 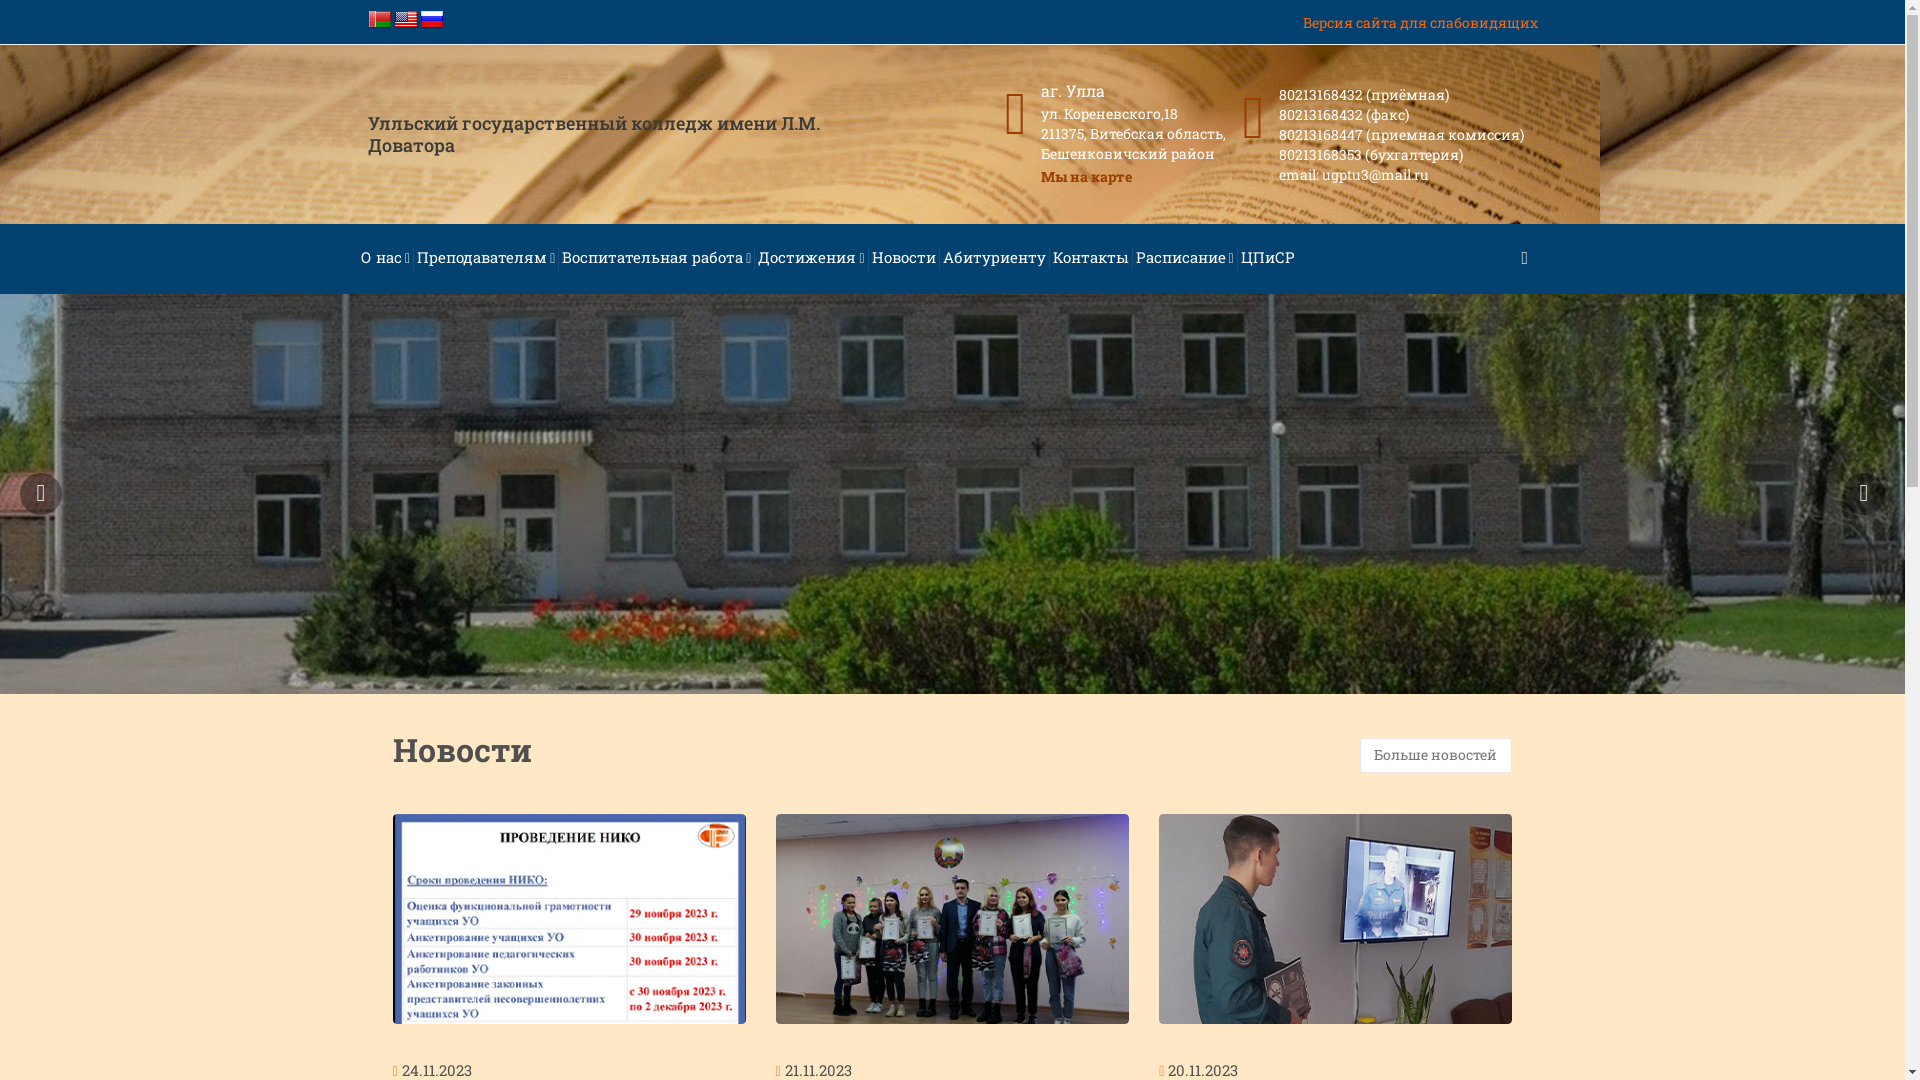 What do you see at coordinates (379, 19) in the screenshot?
I see `'Belarusian'` at bounding box center [379, 19].